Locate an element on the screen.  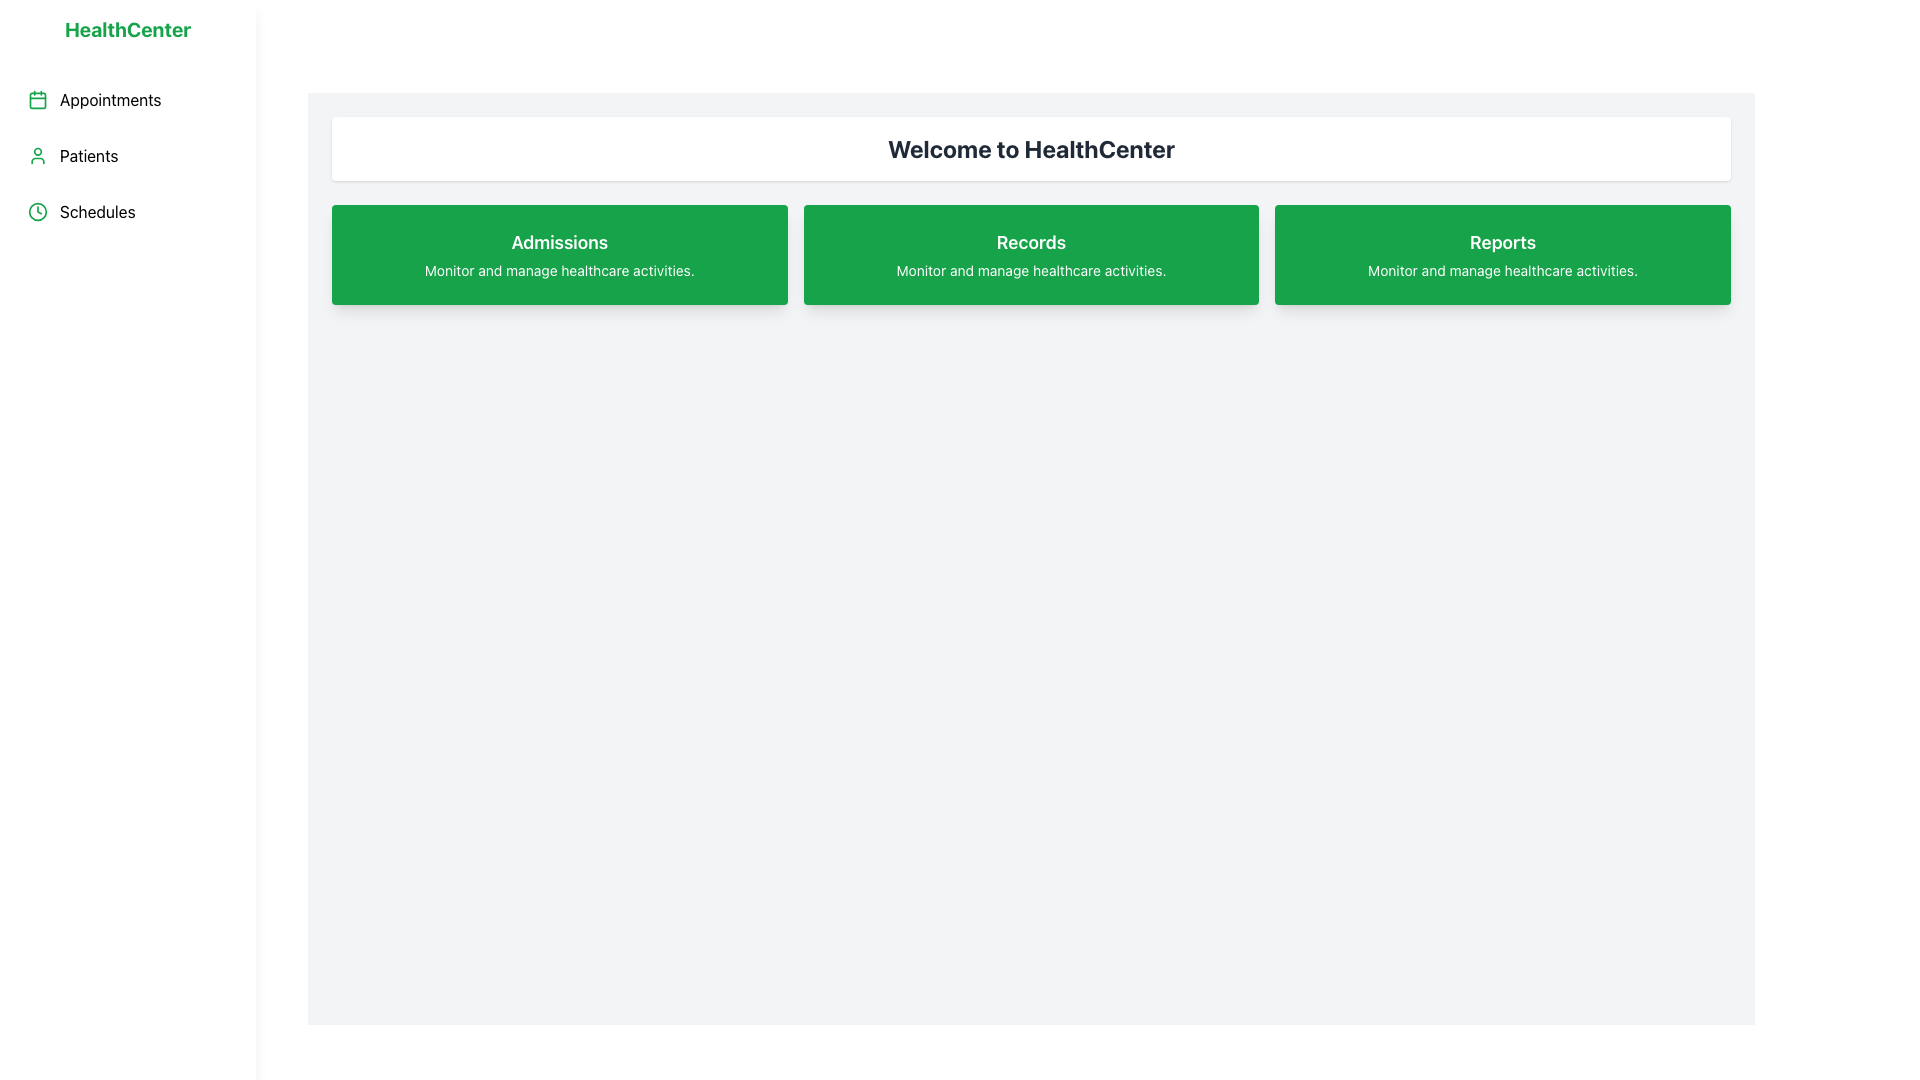
the welcoming header text element located at the top-center of the main content area, which establishes the application's identity is located at coordinates (1031, 148).